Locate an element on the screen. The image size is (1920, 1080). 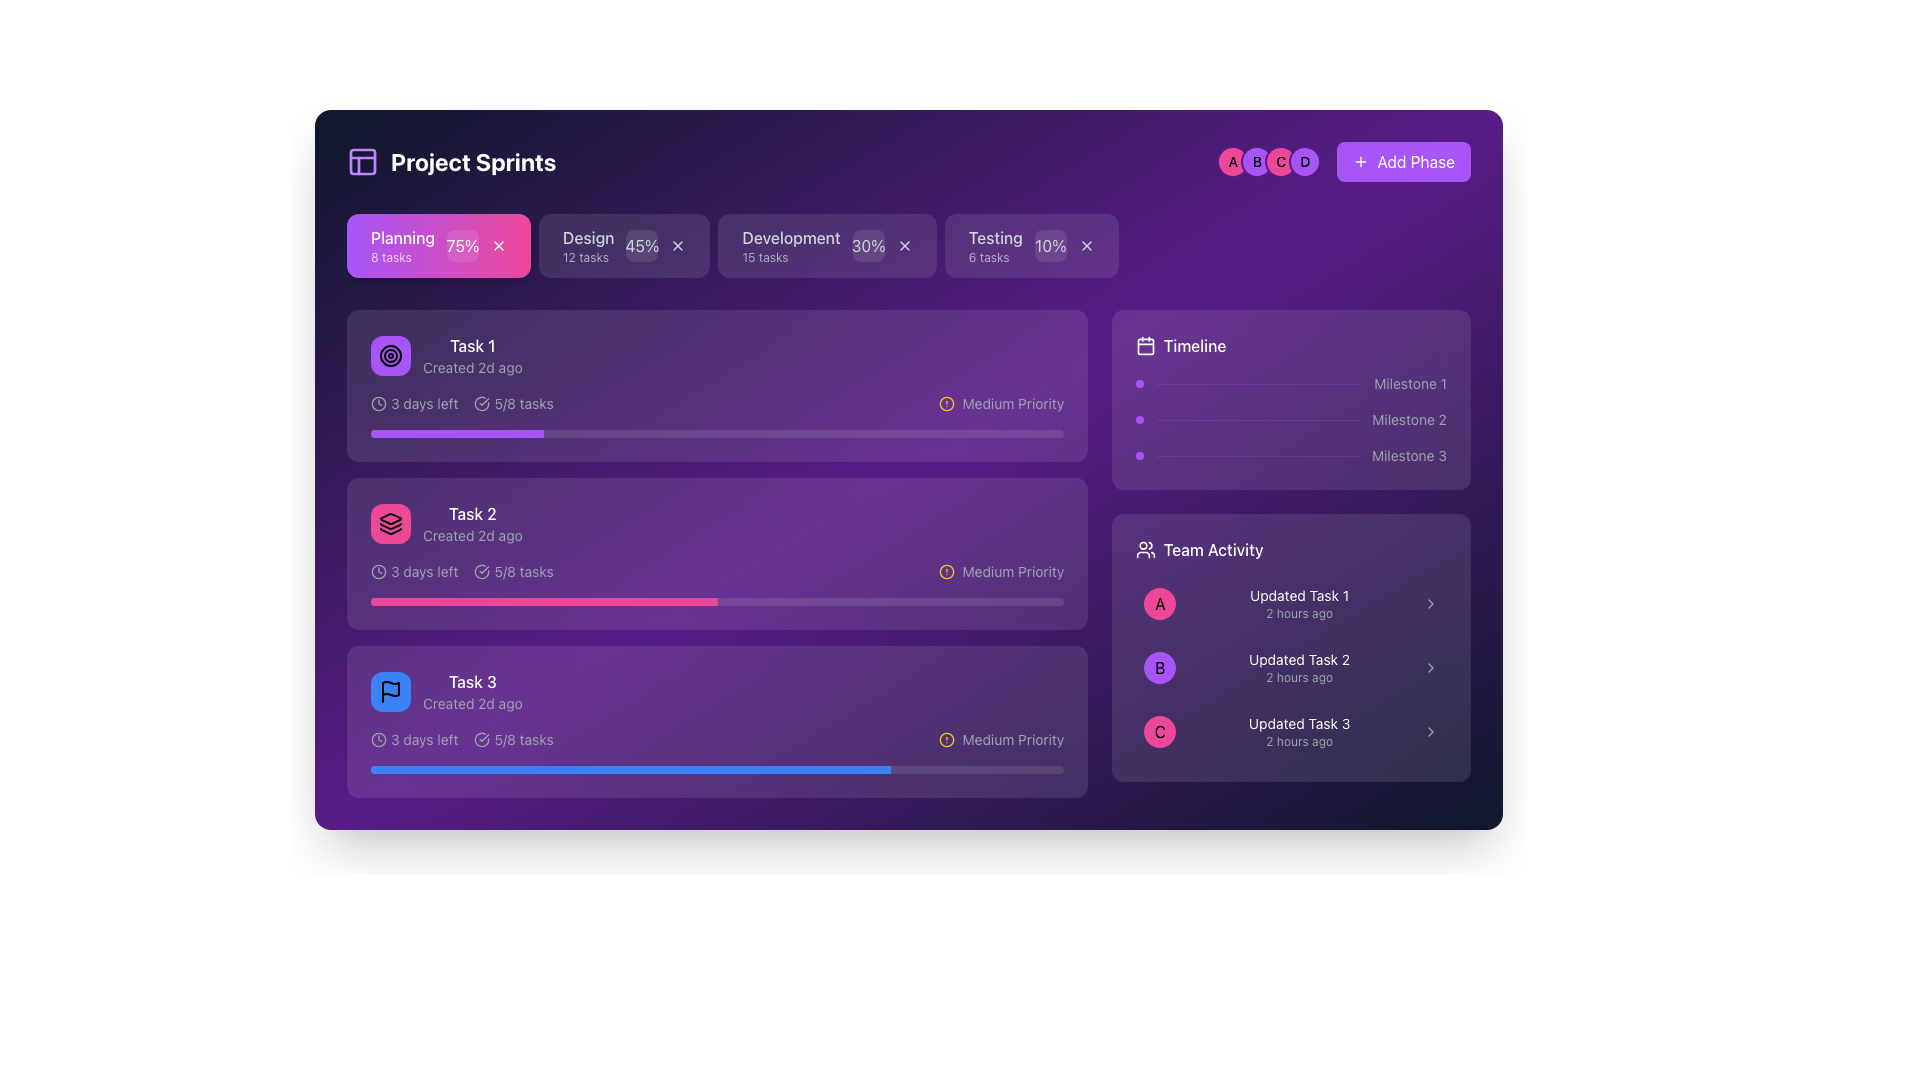
the header text and accompanying icon that indicates the current project or workspace, located at the top-left corner of the interface is located at coordinates (450, 161).